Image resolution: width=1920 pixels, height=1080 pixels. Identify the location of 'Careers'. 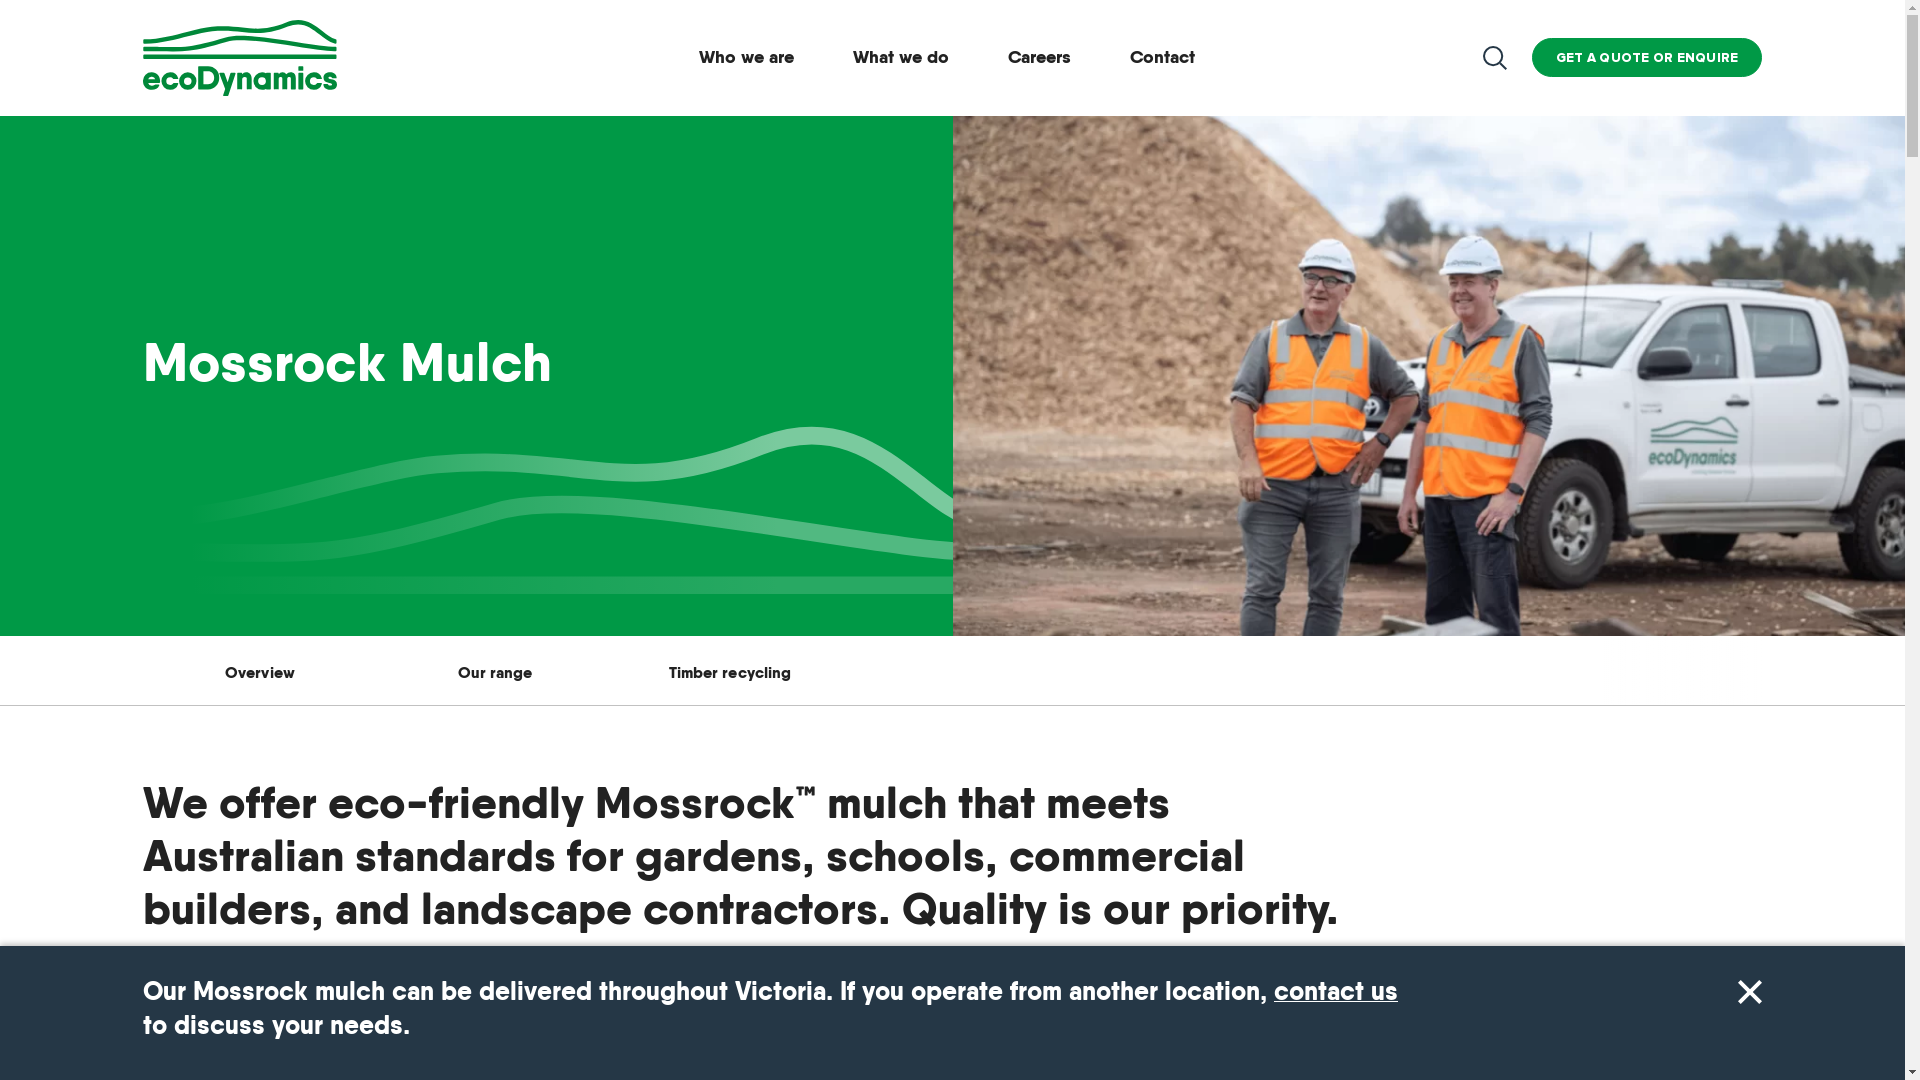
(1039, 56).